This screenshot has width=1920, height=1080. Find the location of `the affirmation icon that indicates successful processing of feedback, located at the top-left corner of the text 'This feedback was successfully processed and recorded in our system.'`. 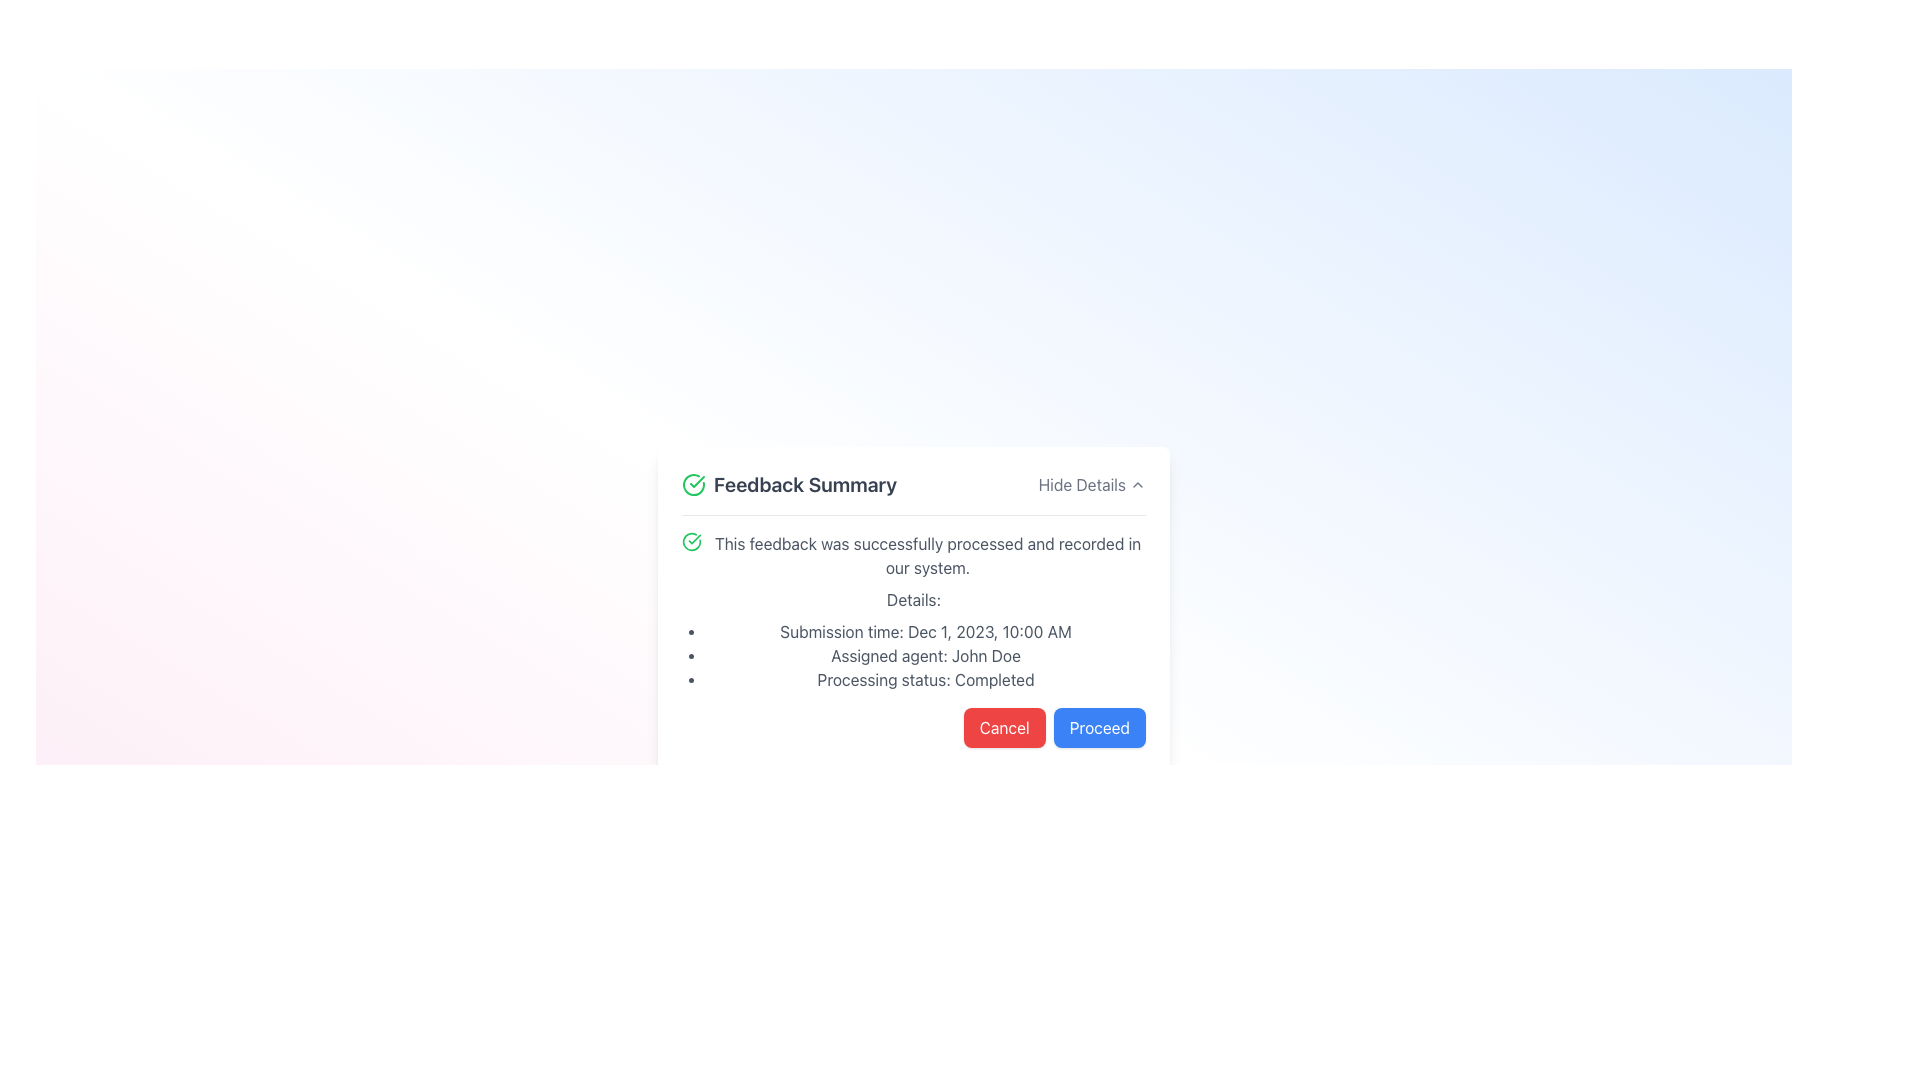

the affirmation icon that indicates successful processing of feedback, located at the top-left corner of the text 'This feedback was successfully processed and recorded in our system.' is located at coordinates (691, 540).